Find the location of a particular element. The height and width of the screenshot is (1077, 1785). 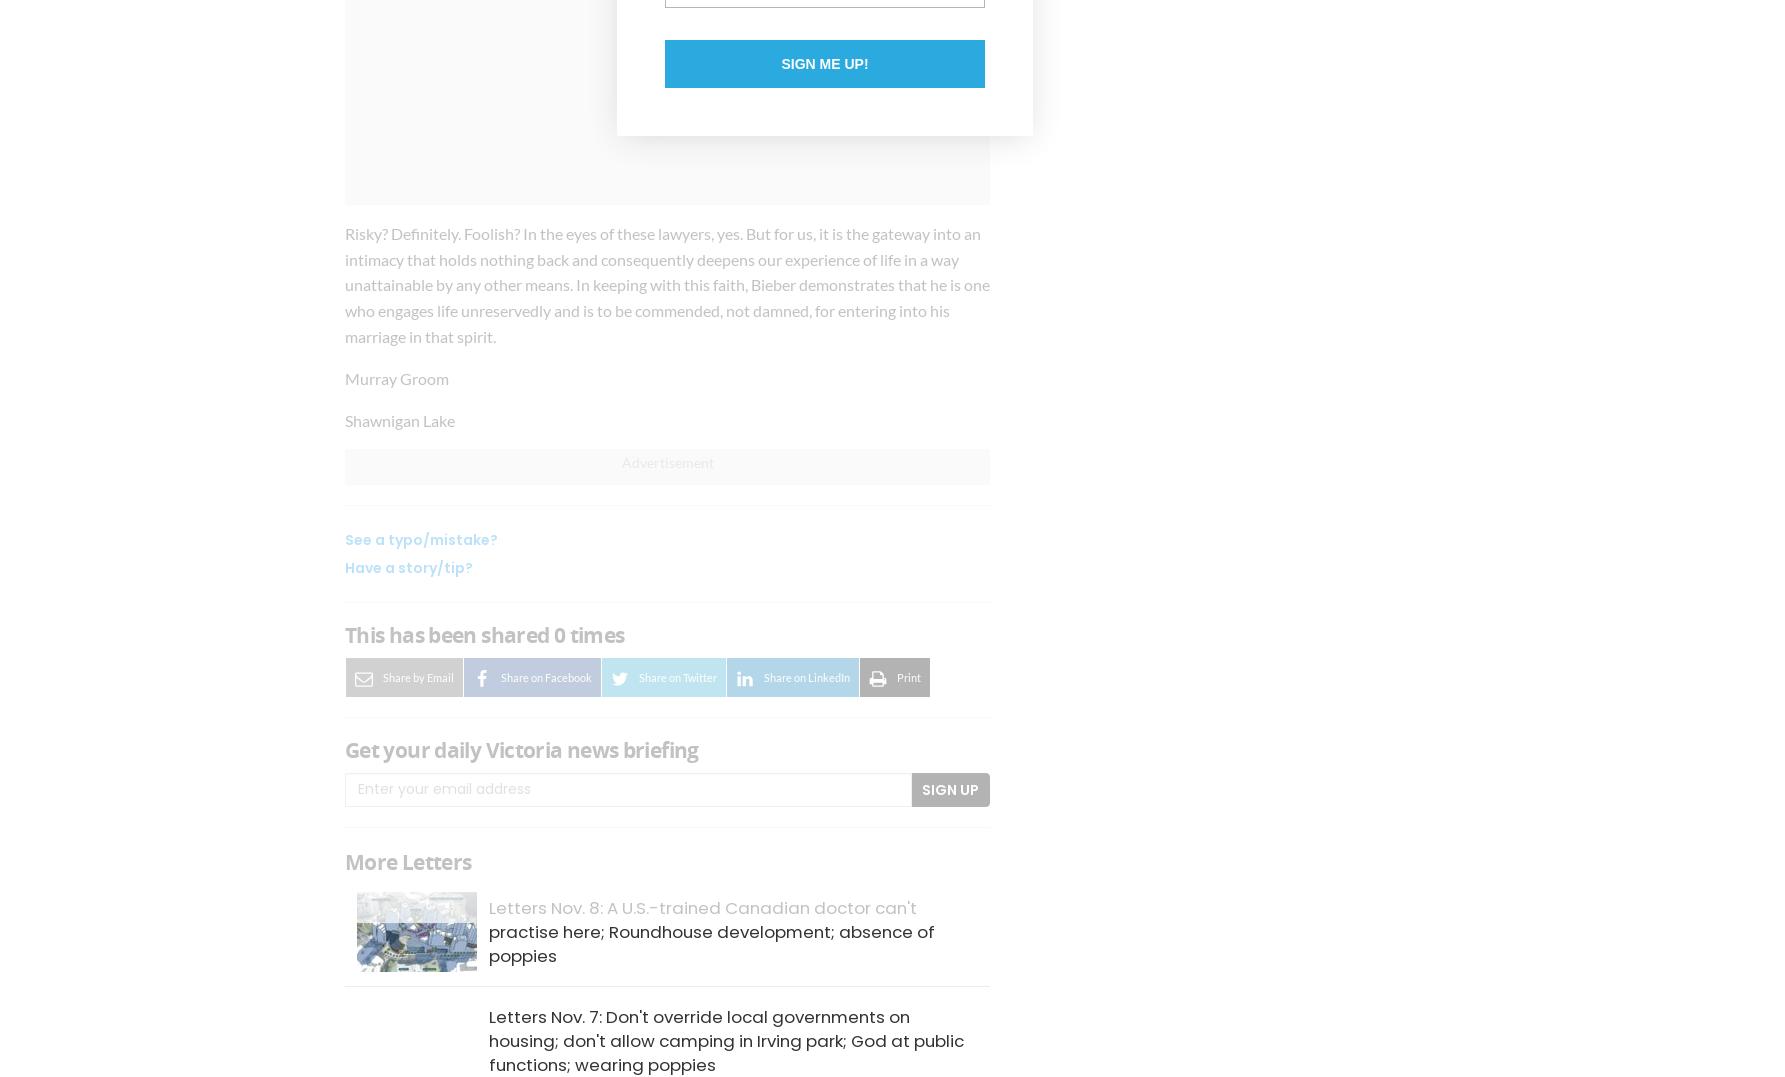

'Have a story/tip?' is located at coordinates (407, 568).